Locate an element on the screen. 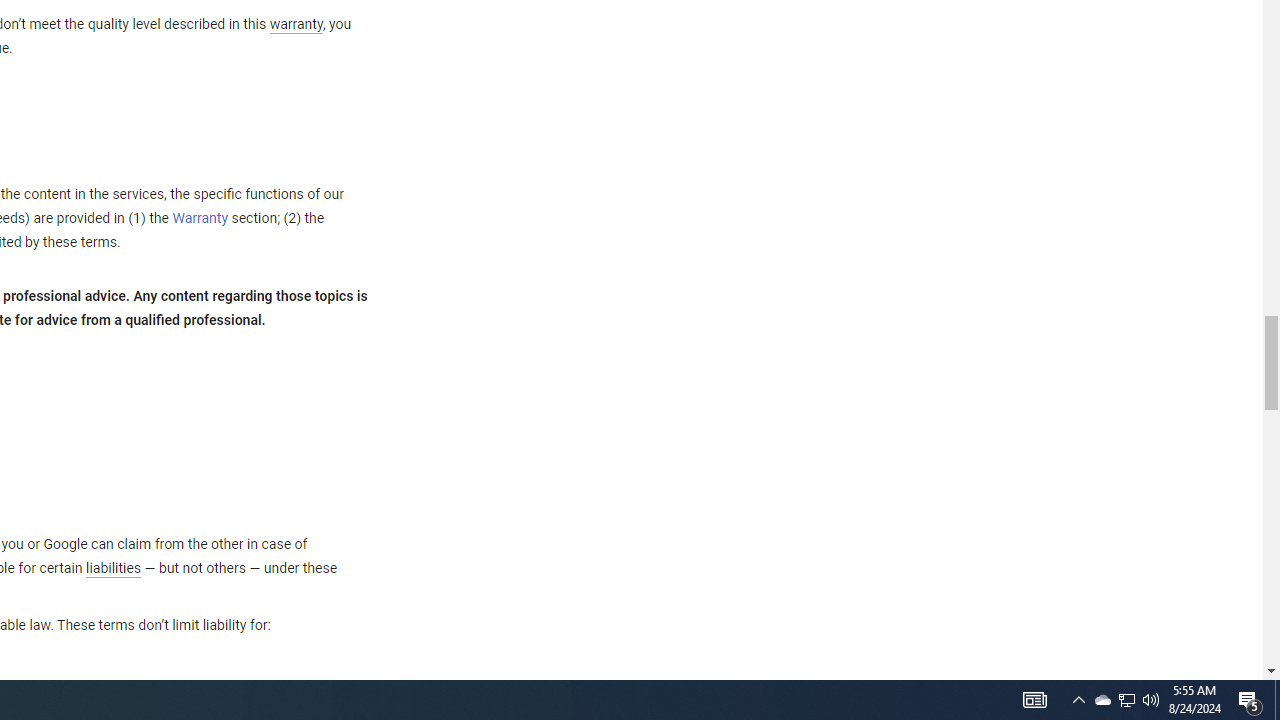 This screenshot has width=1280, height=720. 'liabilities' is located at coordinates (112, 568).